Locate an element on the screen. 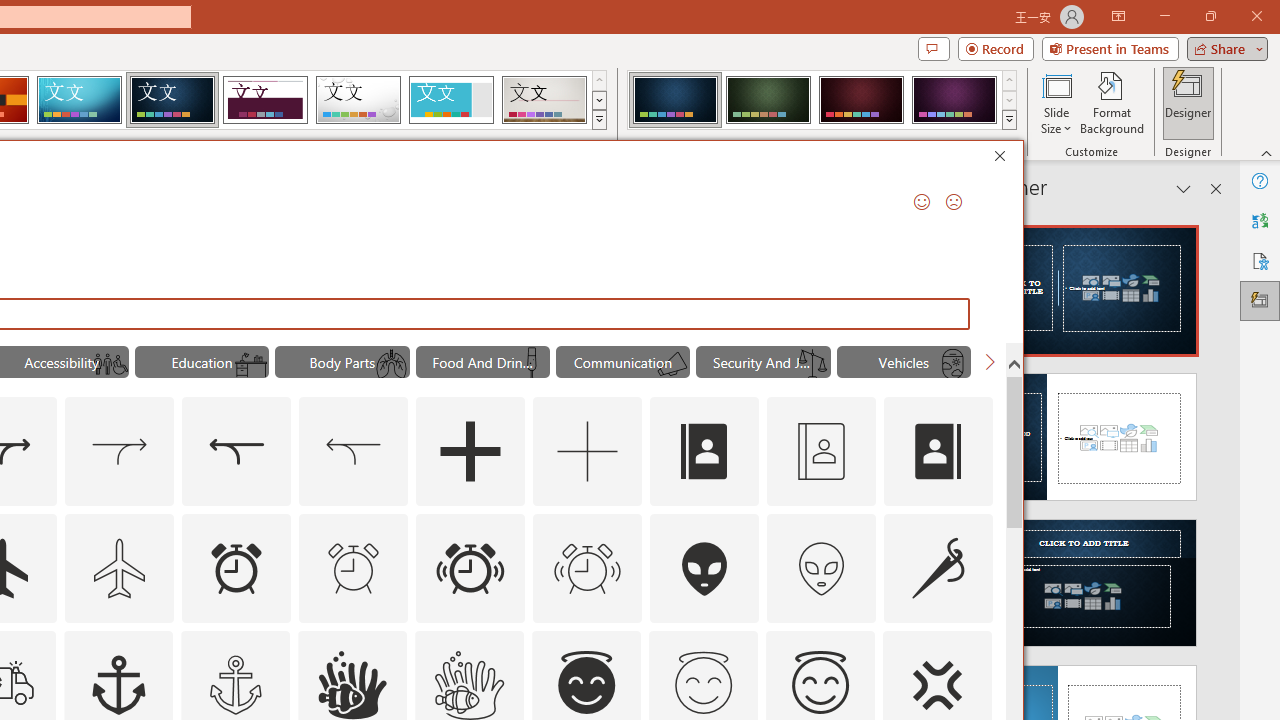 This screenshot has width=1280, height=720. 'Slide Size' is located at coordinates (1055, 103).